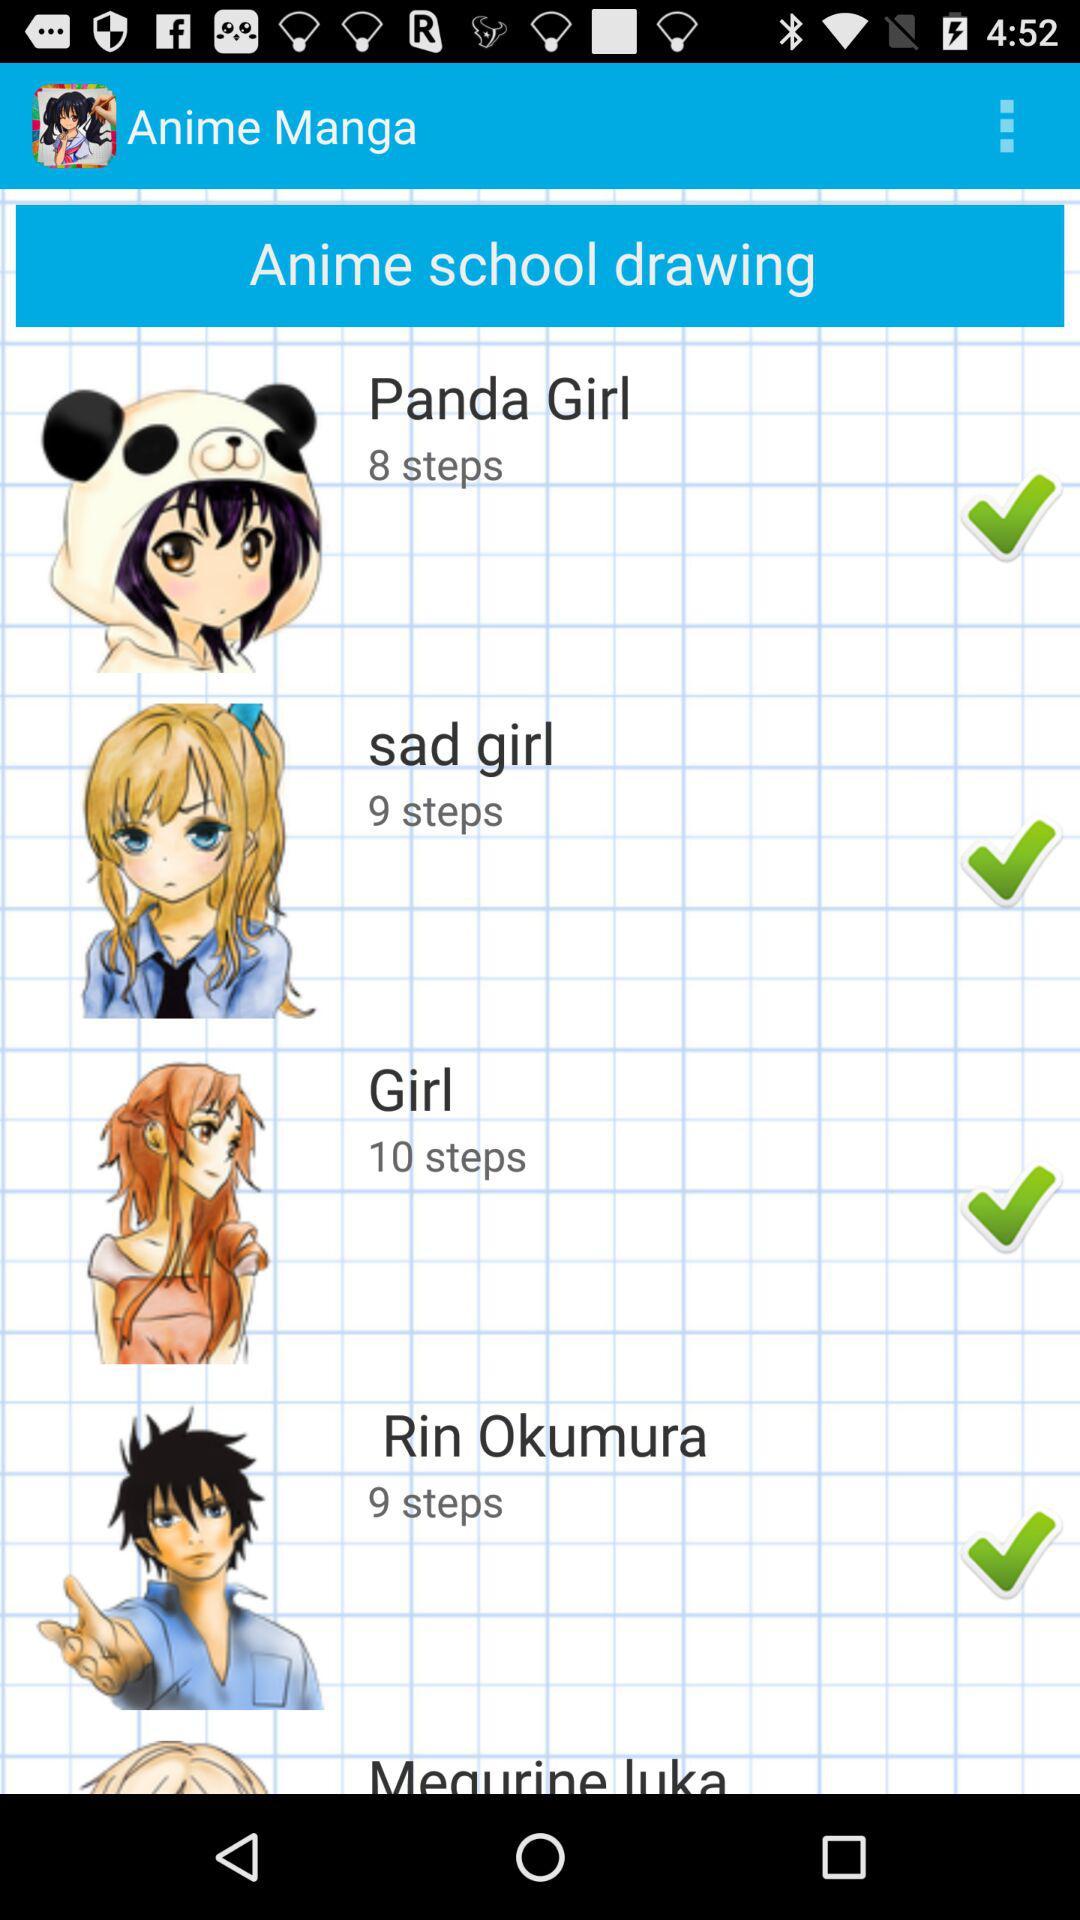 The height and width of the screenshot is (1920, 1080). What do you see at coordinates (540, 264) in the screenshot?
I see `anime school drawing` at bounding box center [540, 264].